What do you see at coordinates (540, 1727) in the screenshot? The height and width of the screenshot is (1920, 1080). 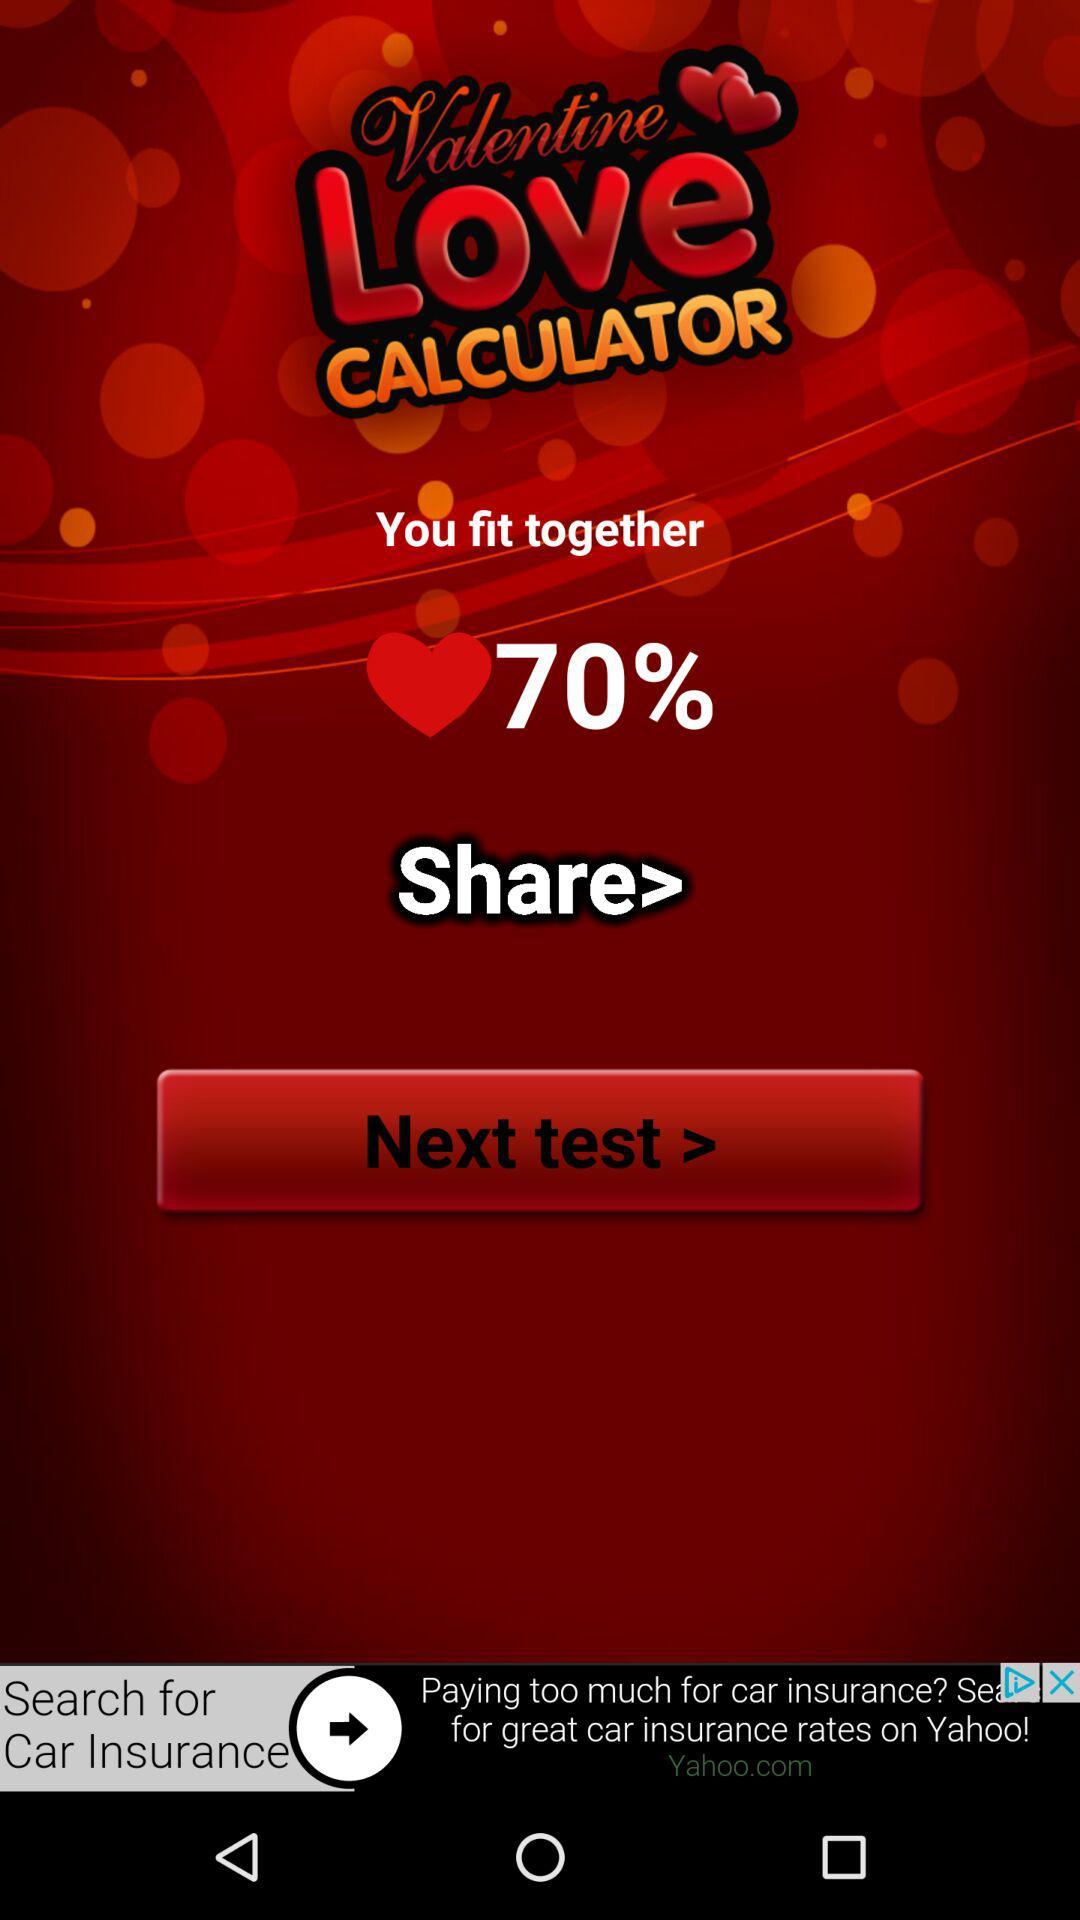 I see `open the advertisement` at bounding box center [540, 1727].